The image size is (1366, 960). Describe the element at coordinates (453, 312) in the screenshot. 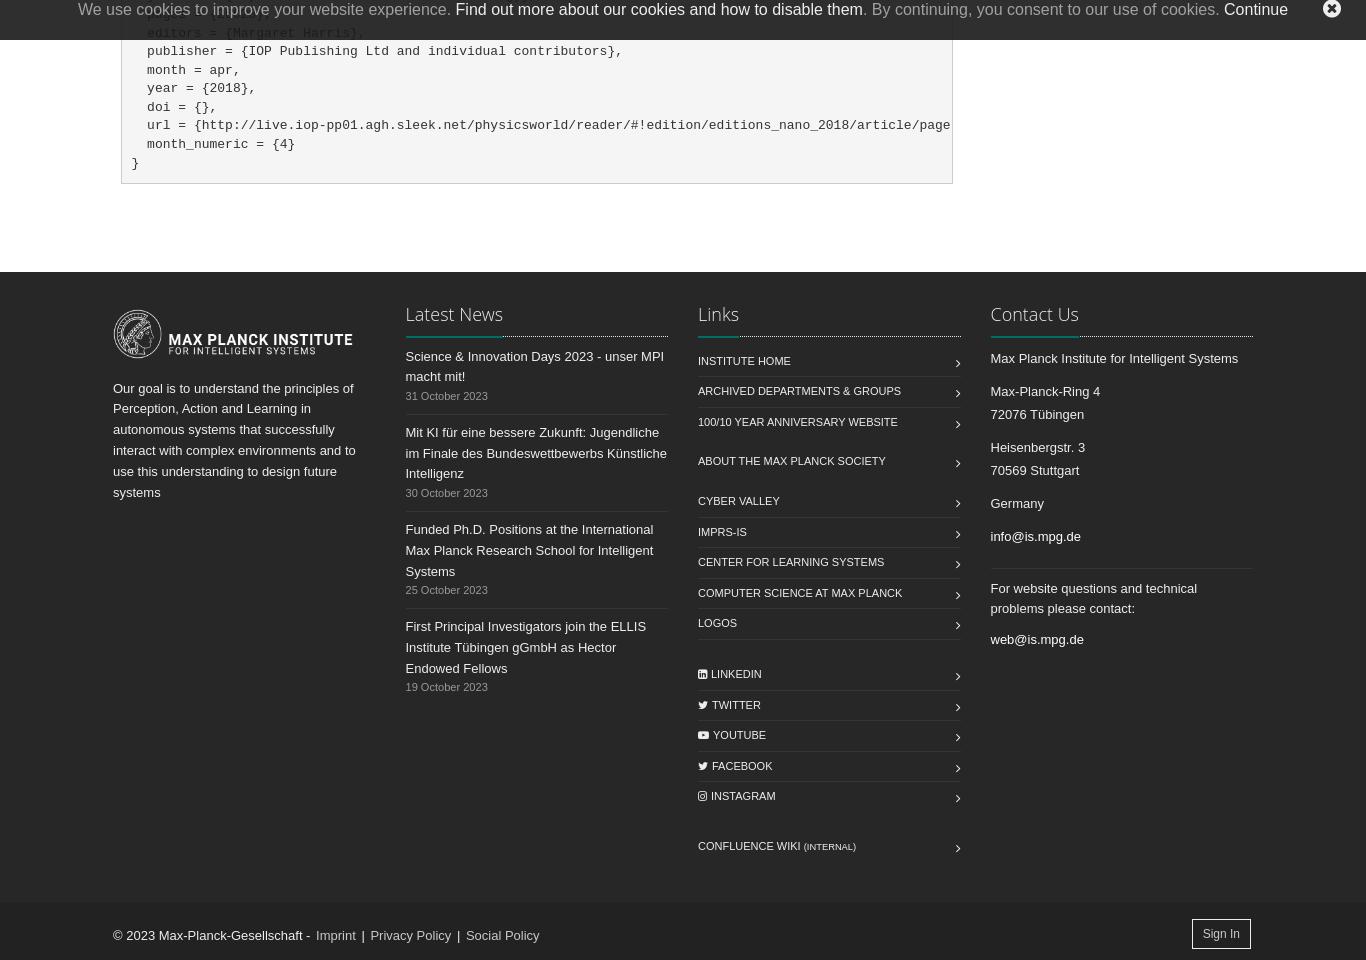

I see `'Latest News'` at that location.